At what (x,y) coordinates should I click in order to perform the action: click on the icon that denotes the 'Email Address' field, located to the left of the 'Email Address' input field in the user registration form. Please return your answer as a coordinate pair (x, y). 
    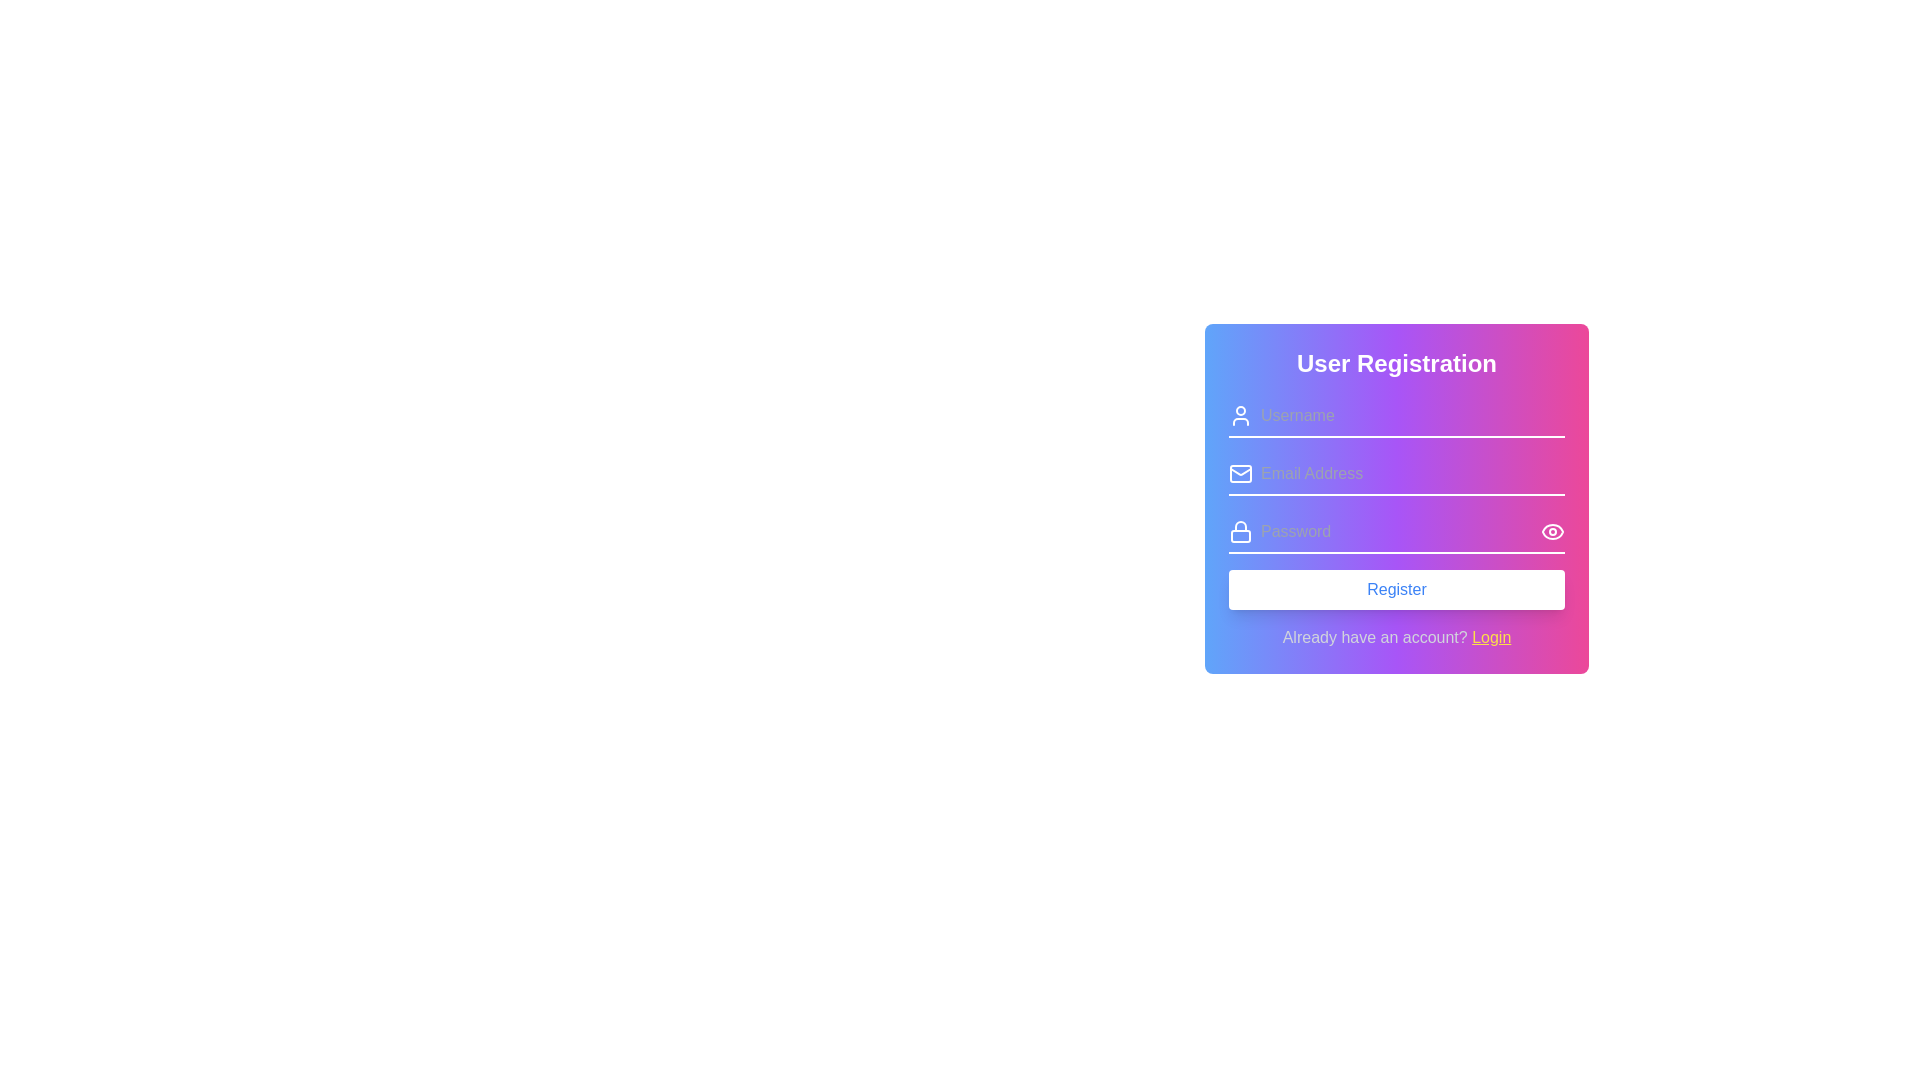
    Looking at the image, I should click on (1240, 474).